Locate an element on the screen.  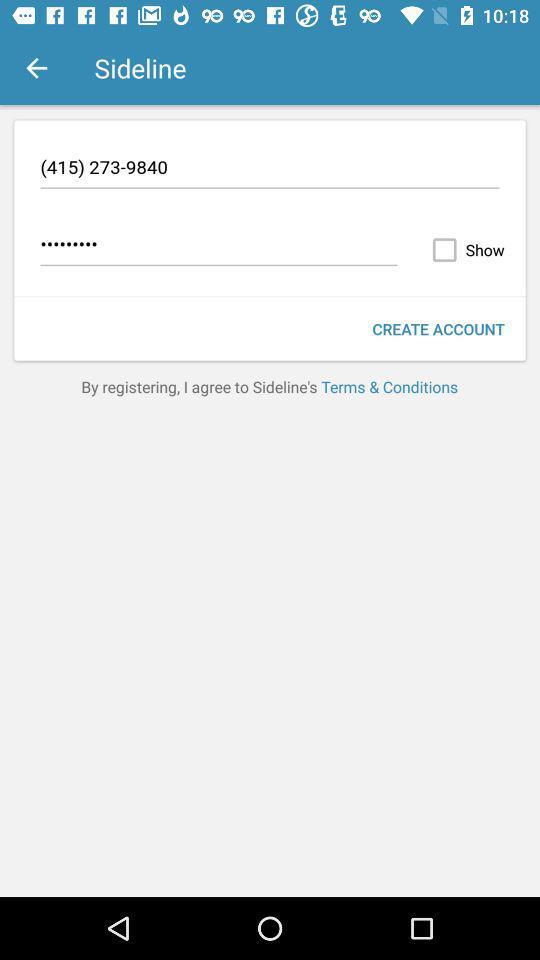
(415) 273-9840 is located at coordinates (270, 169).